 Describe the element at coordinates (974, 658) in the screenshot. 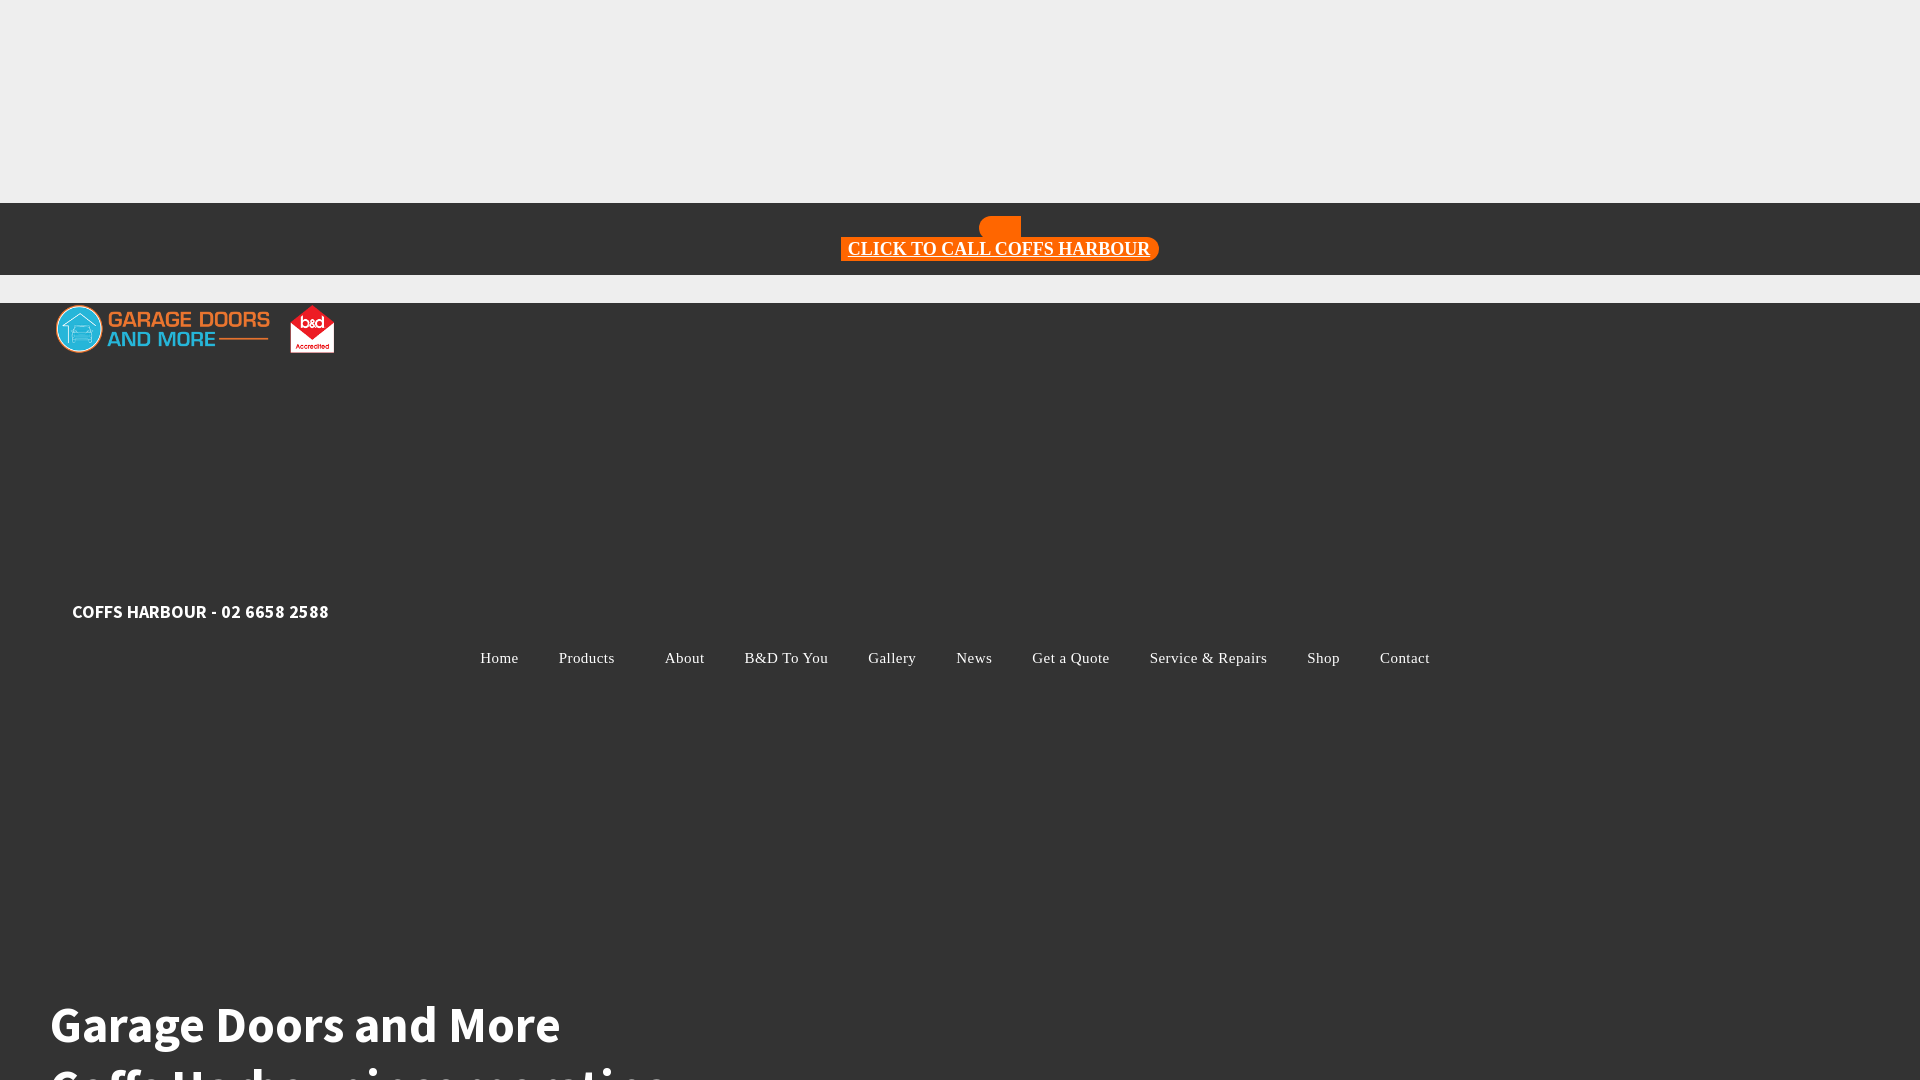

I see `'News'` at that location.